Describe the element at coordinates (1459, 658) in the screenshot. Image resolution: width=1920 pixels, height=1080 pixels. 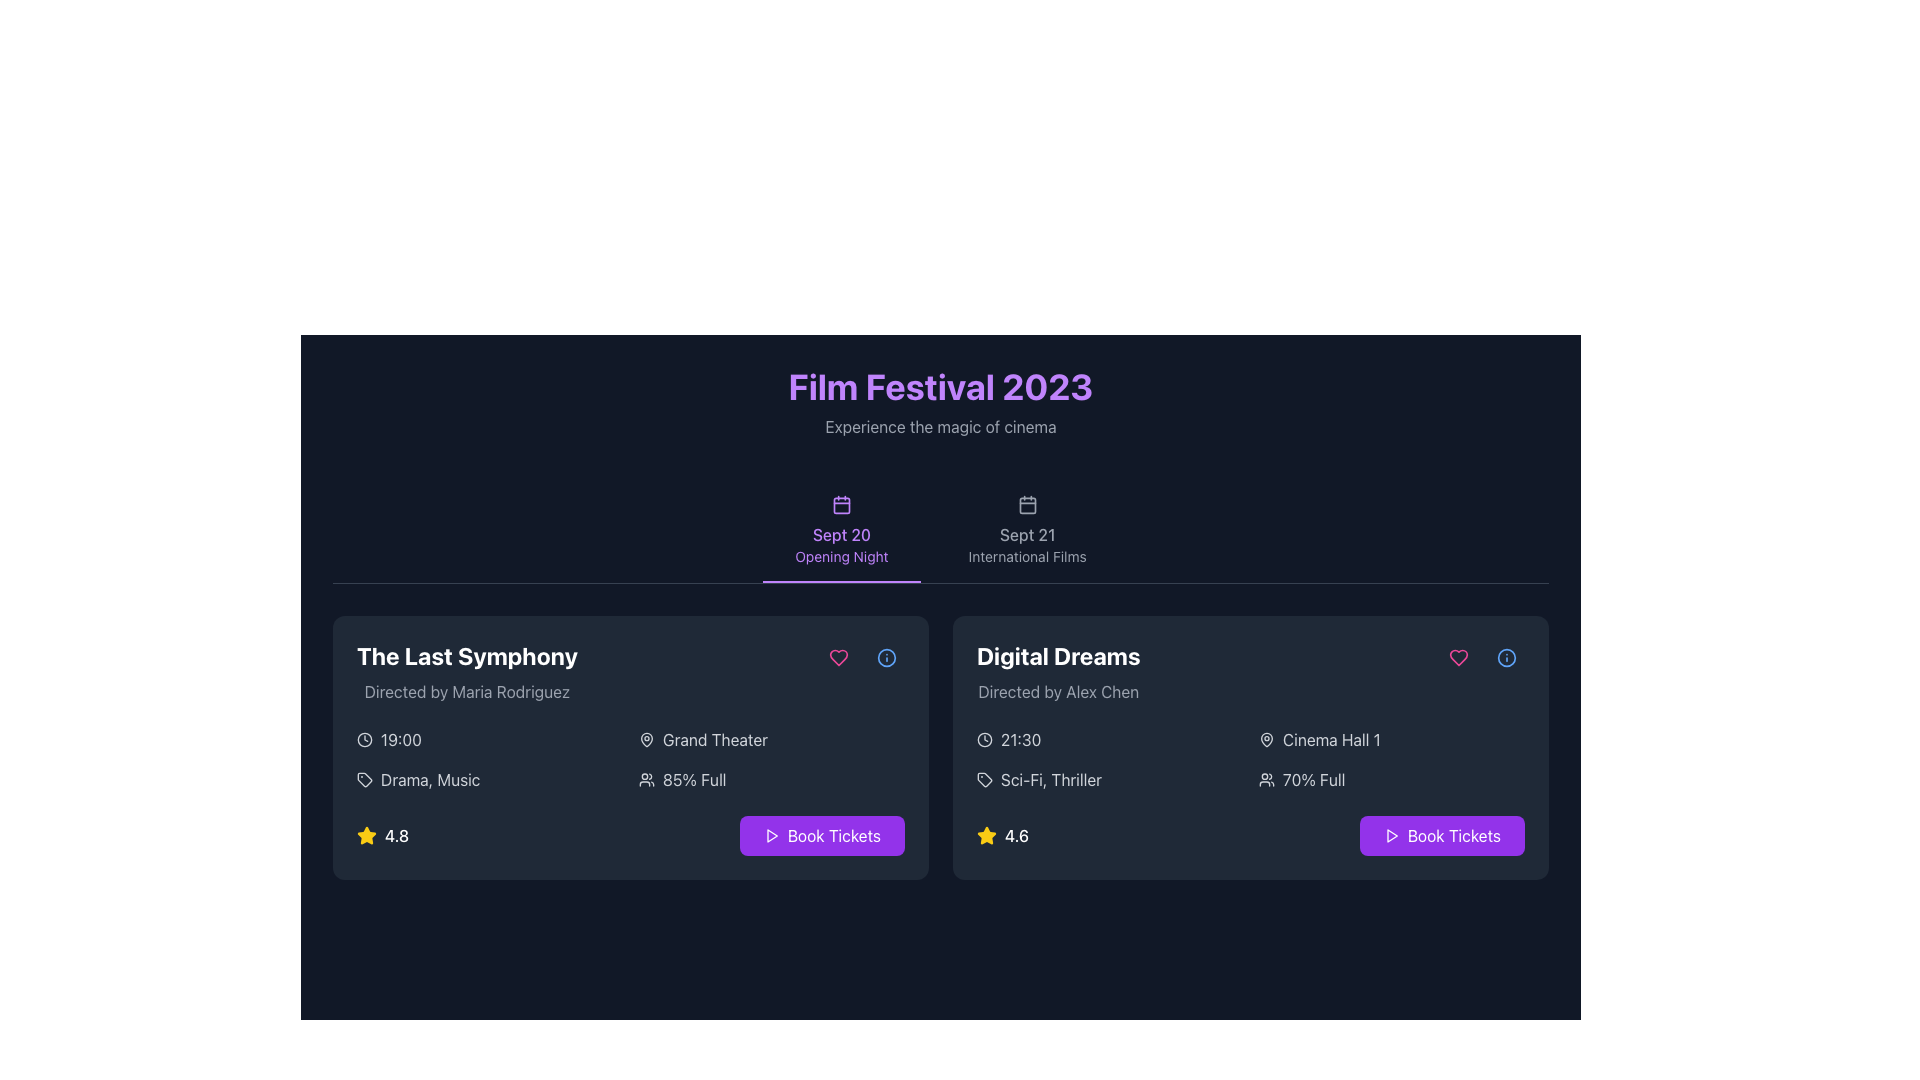
I see `the outlined pink heart icon located in the upper-right corner of the 'Digital Dreams' movie card` at that location.